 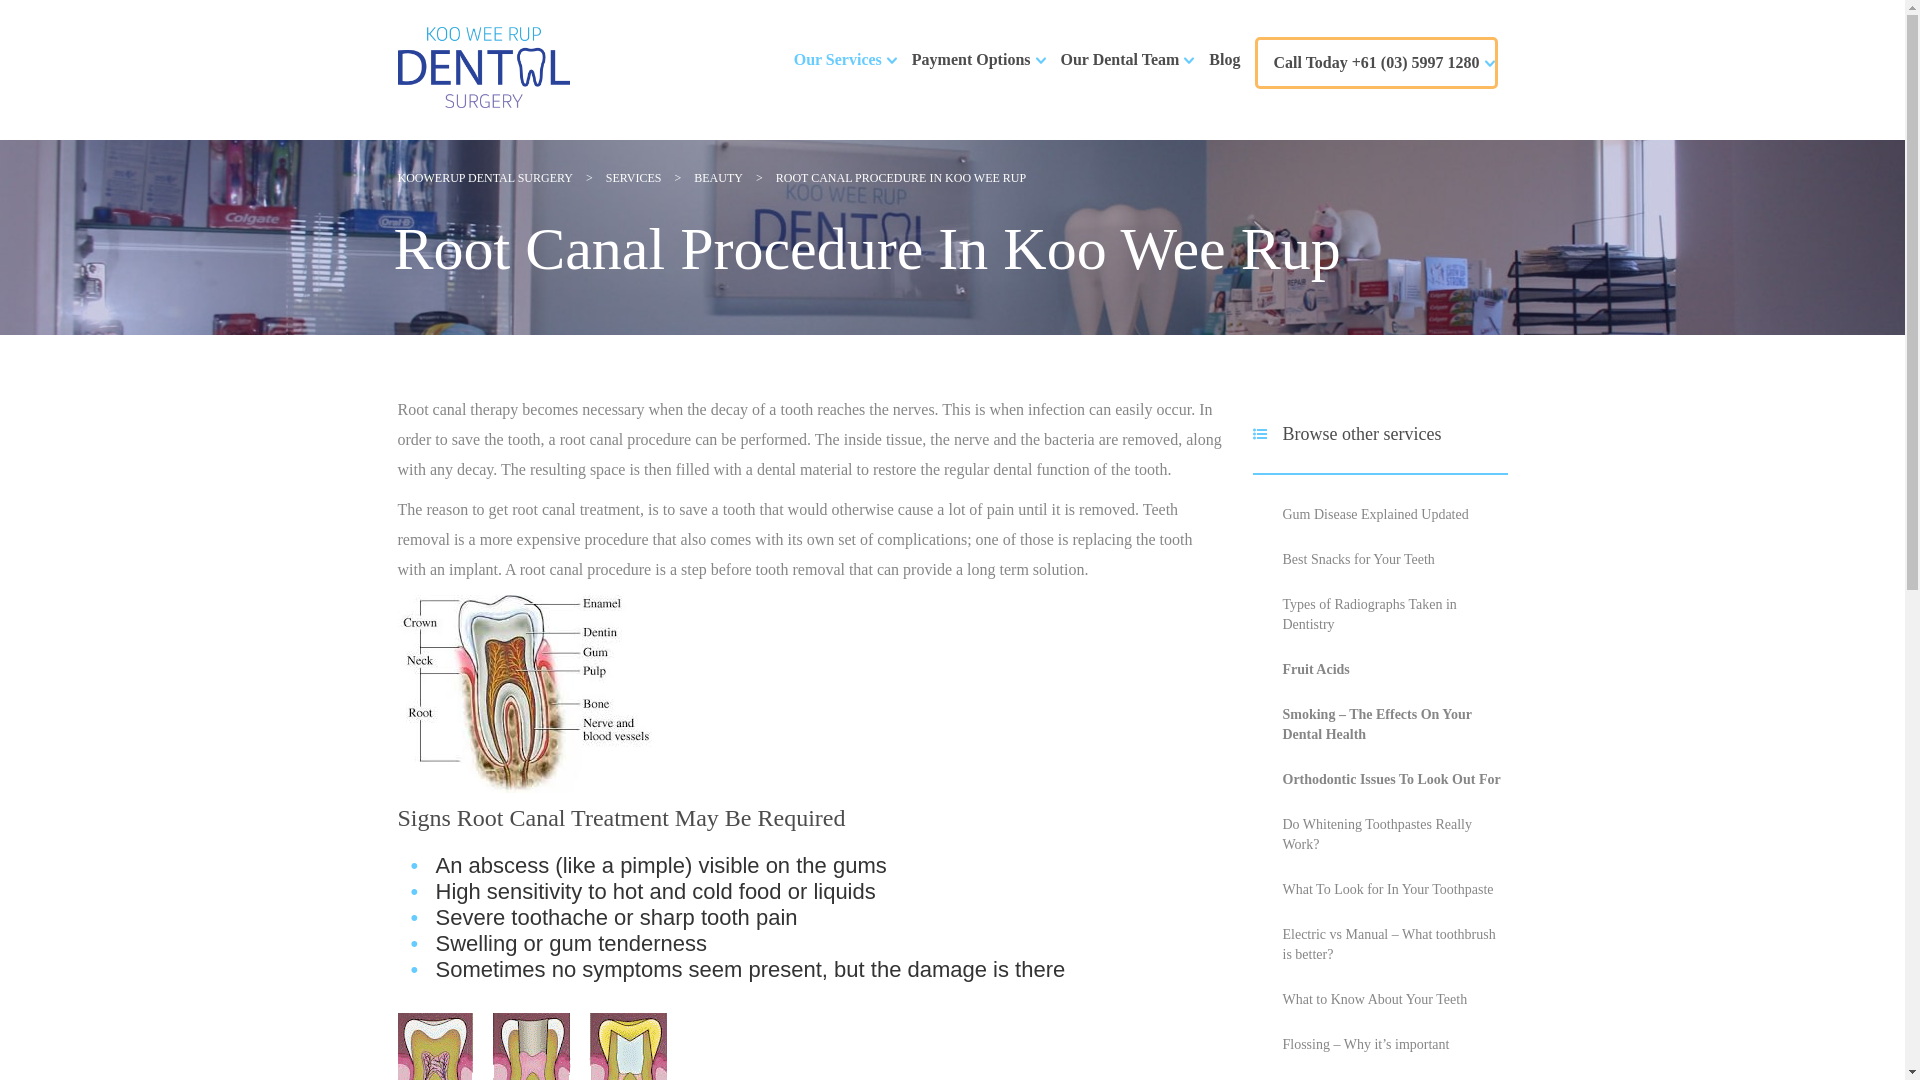 I want to click on 'Call Today +61 (03) 5997 1280', so click(x=1375, y=61).